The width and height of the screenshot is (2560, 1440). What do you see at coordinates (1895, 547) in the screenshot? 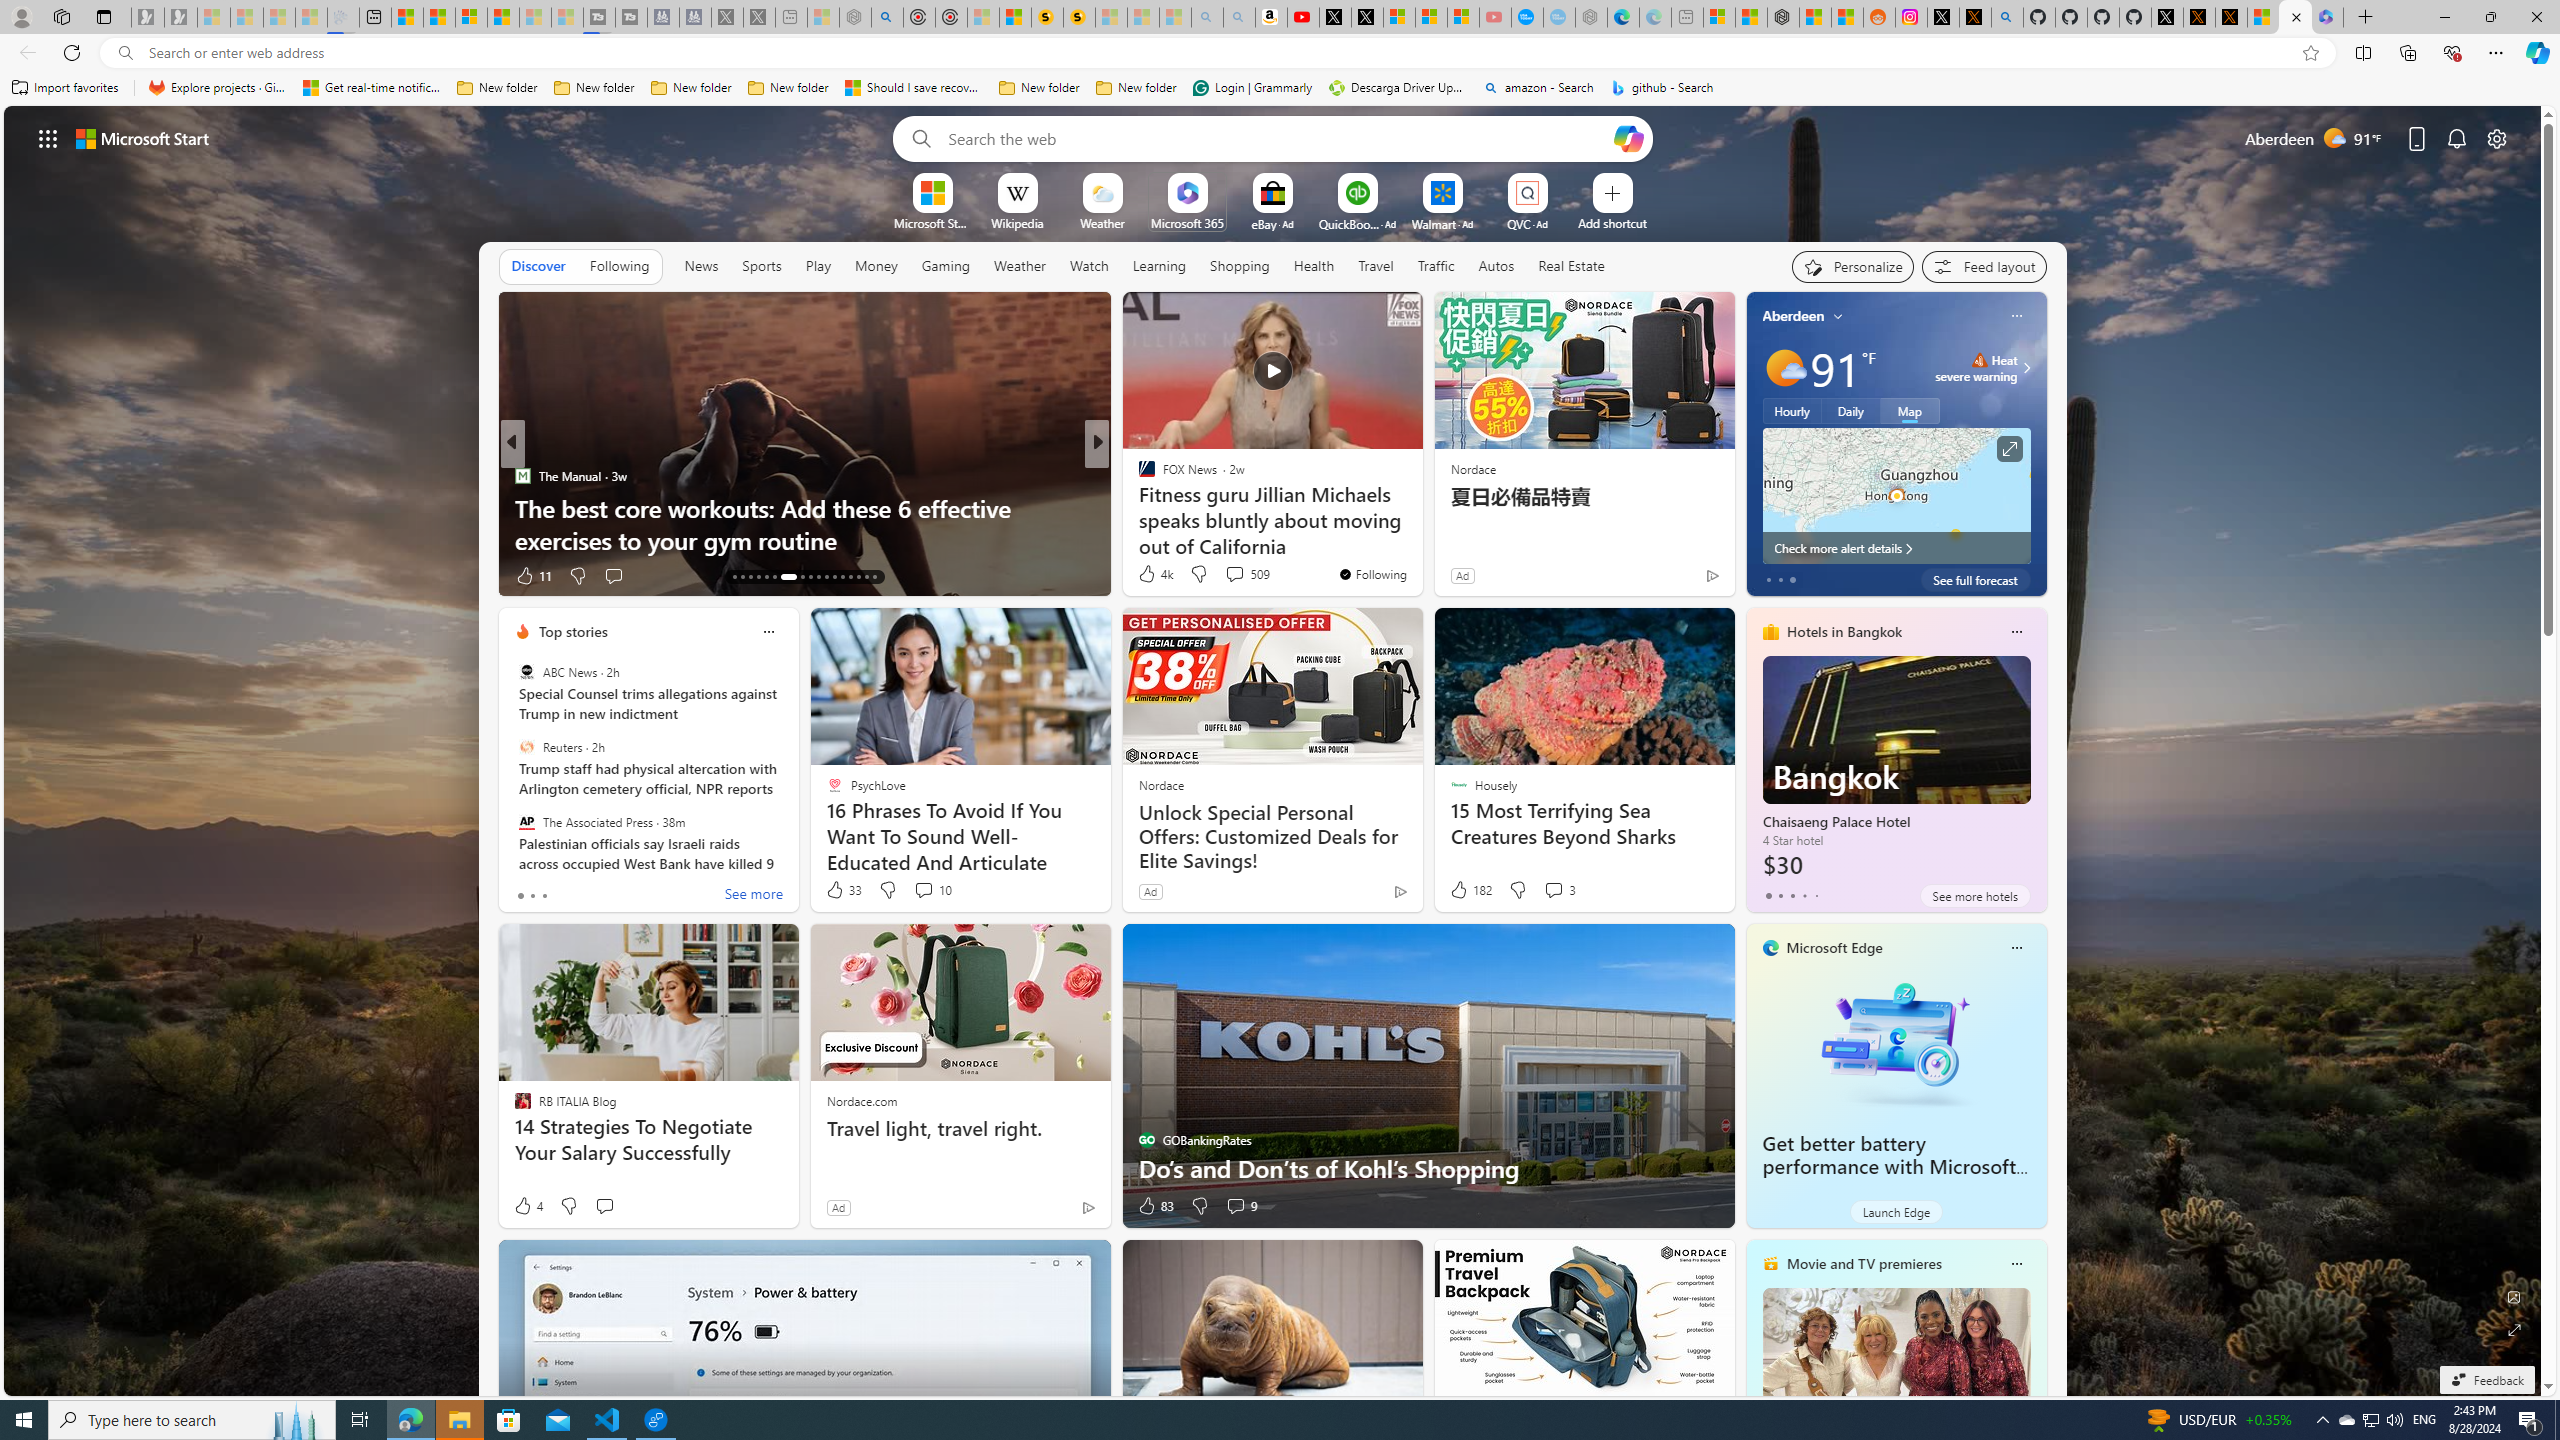
I see `'Check more alert details'` at bounding box center [1895, 547].